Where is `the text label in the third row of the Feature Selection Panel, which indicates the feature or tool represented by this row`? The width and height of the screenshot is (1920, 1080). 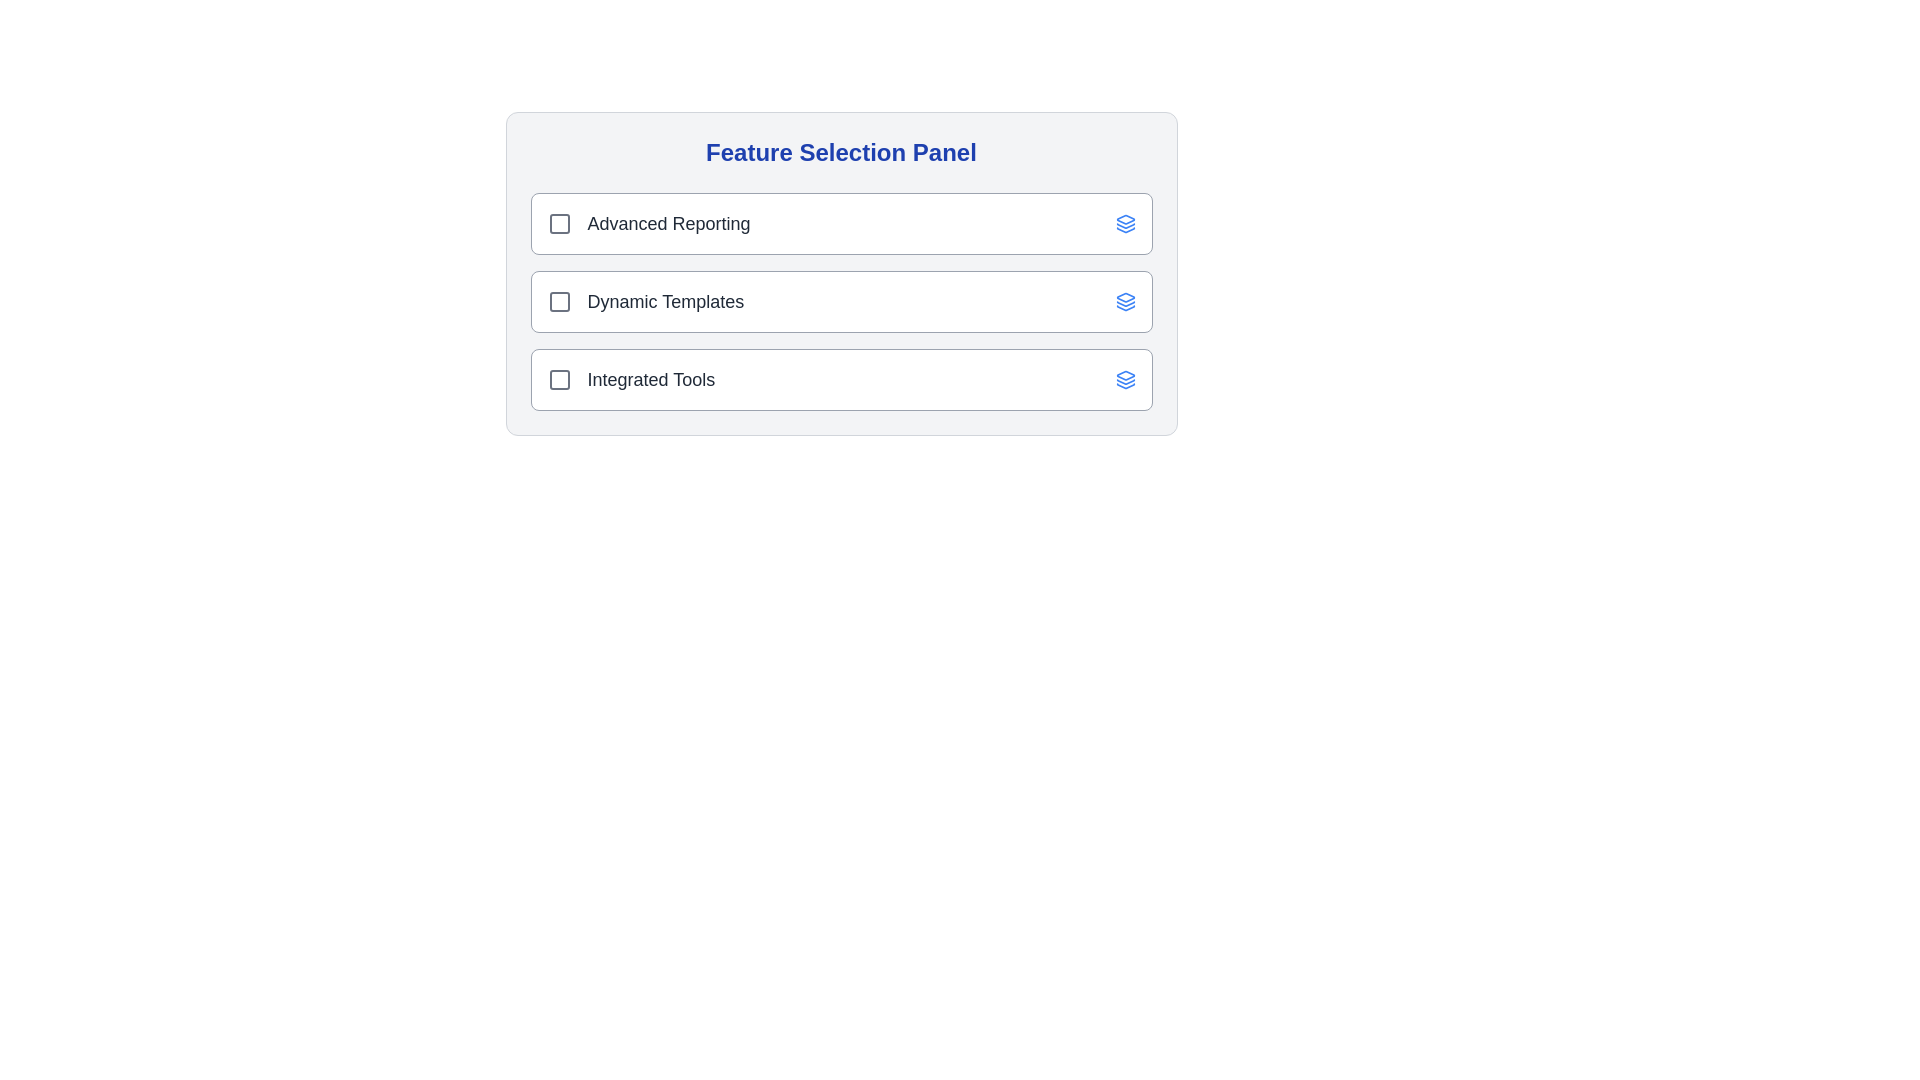
the text label in the third row of the Feature Selection Panel, which indicates the feature or tool represented by this row is located at coordinates (651, 380).